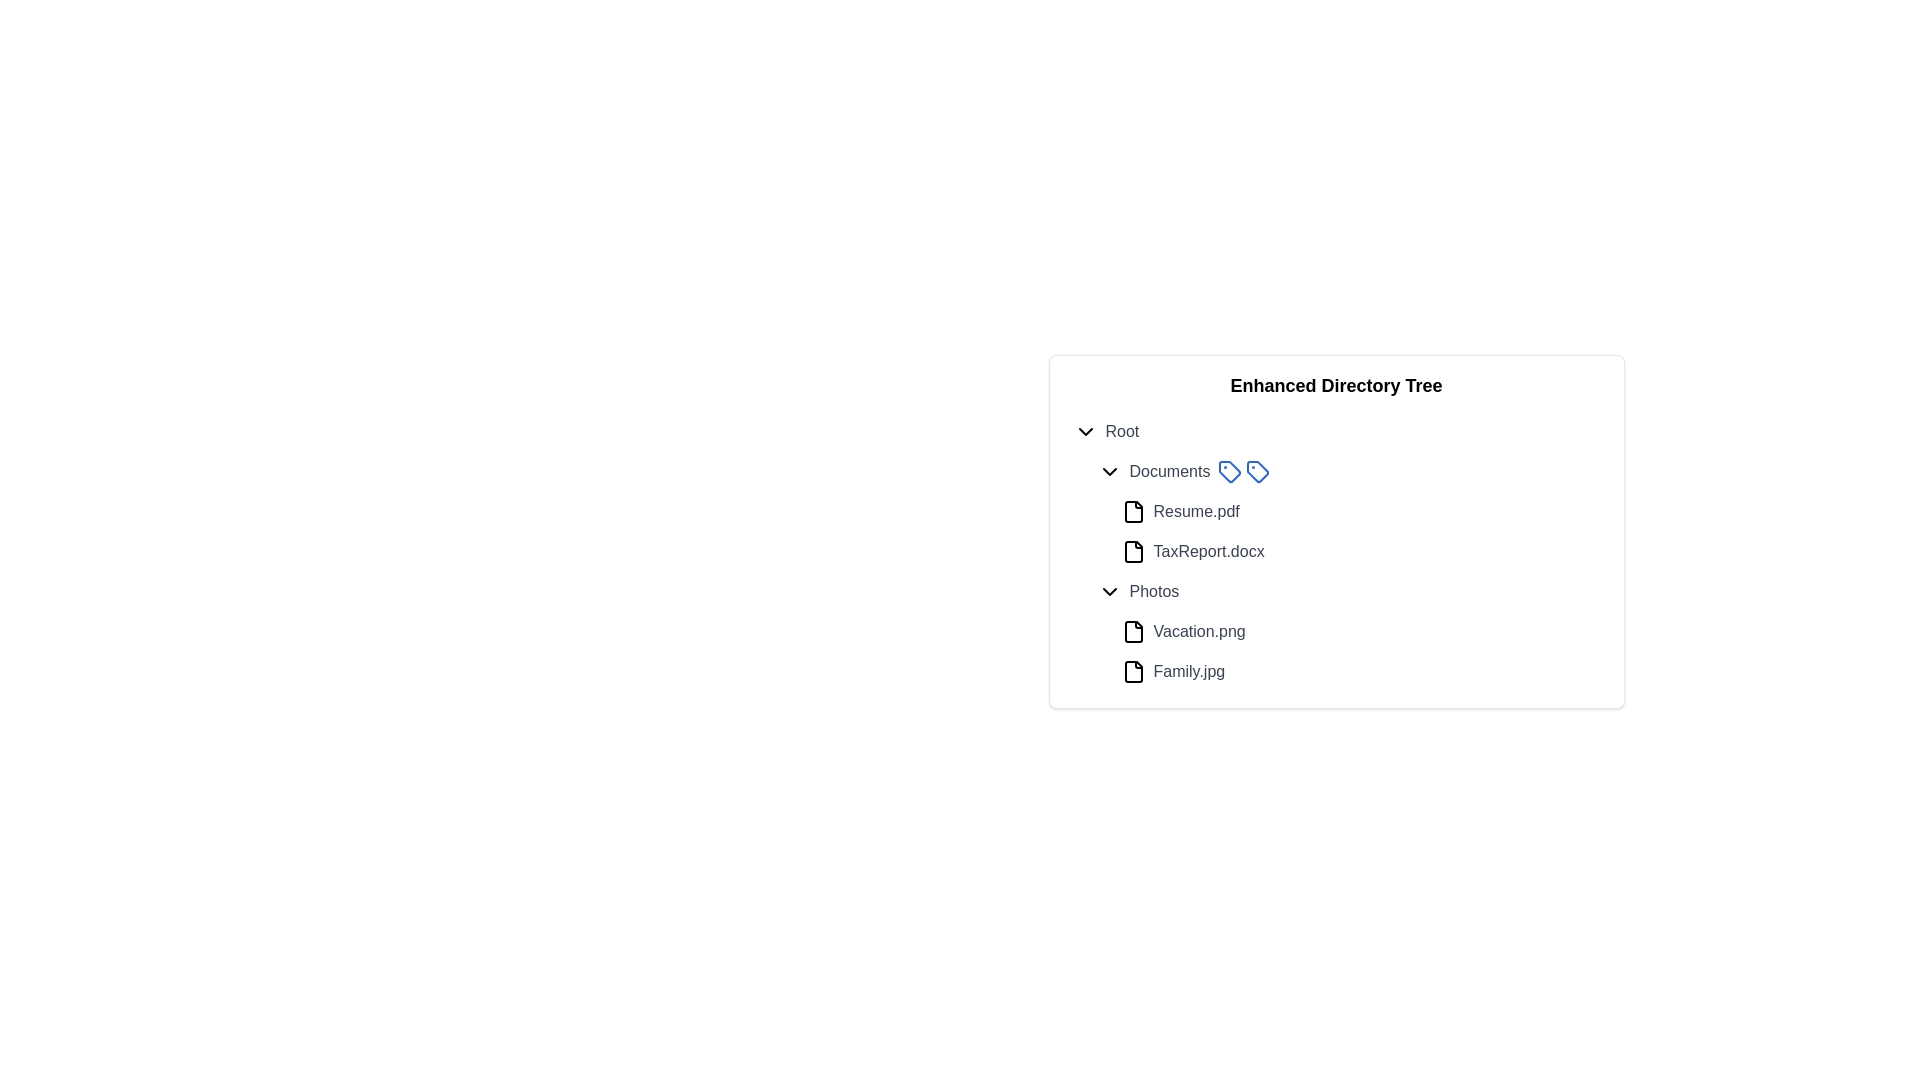  Describe the element at coordinates (1348, 590) in the screenshot. I see `the toggle button in the directory tree view` at that location.